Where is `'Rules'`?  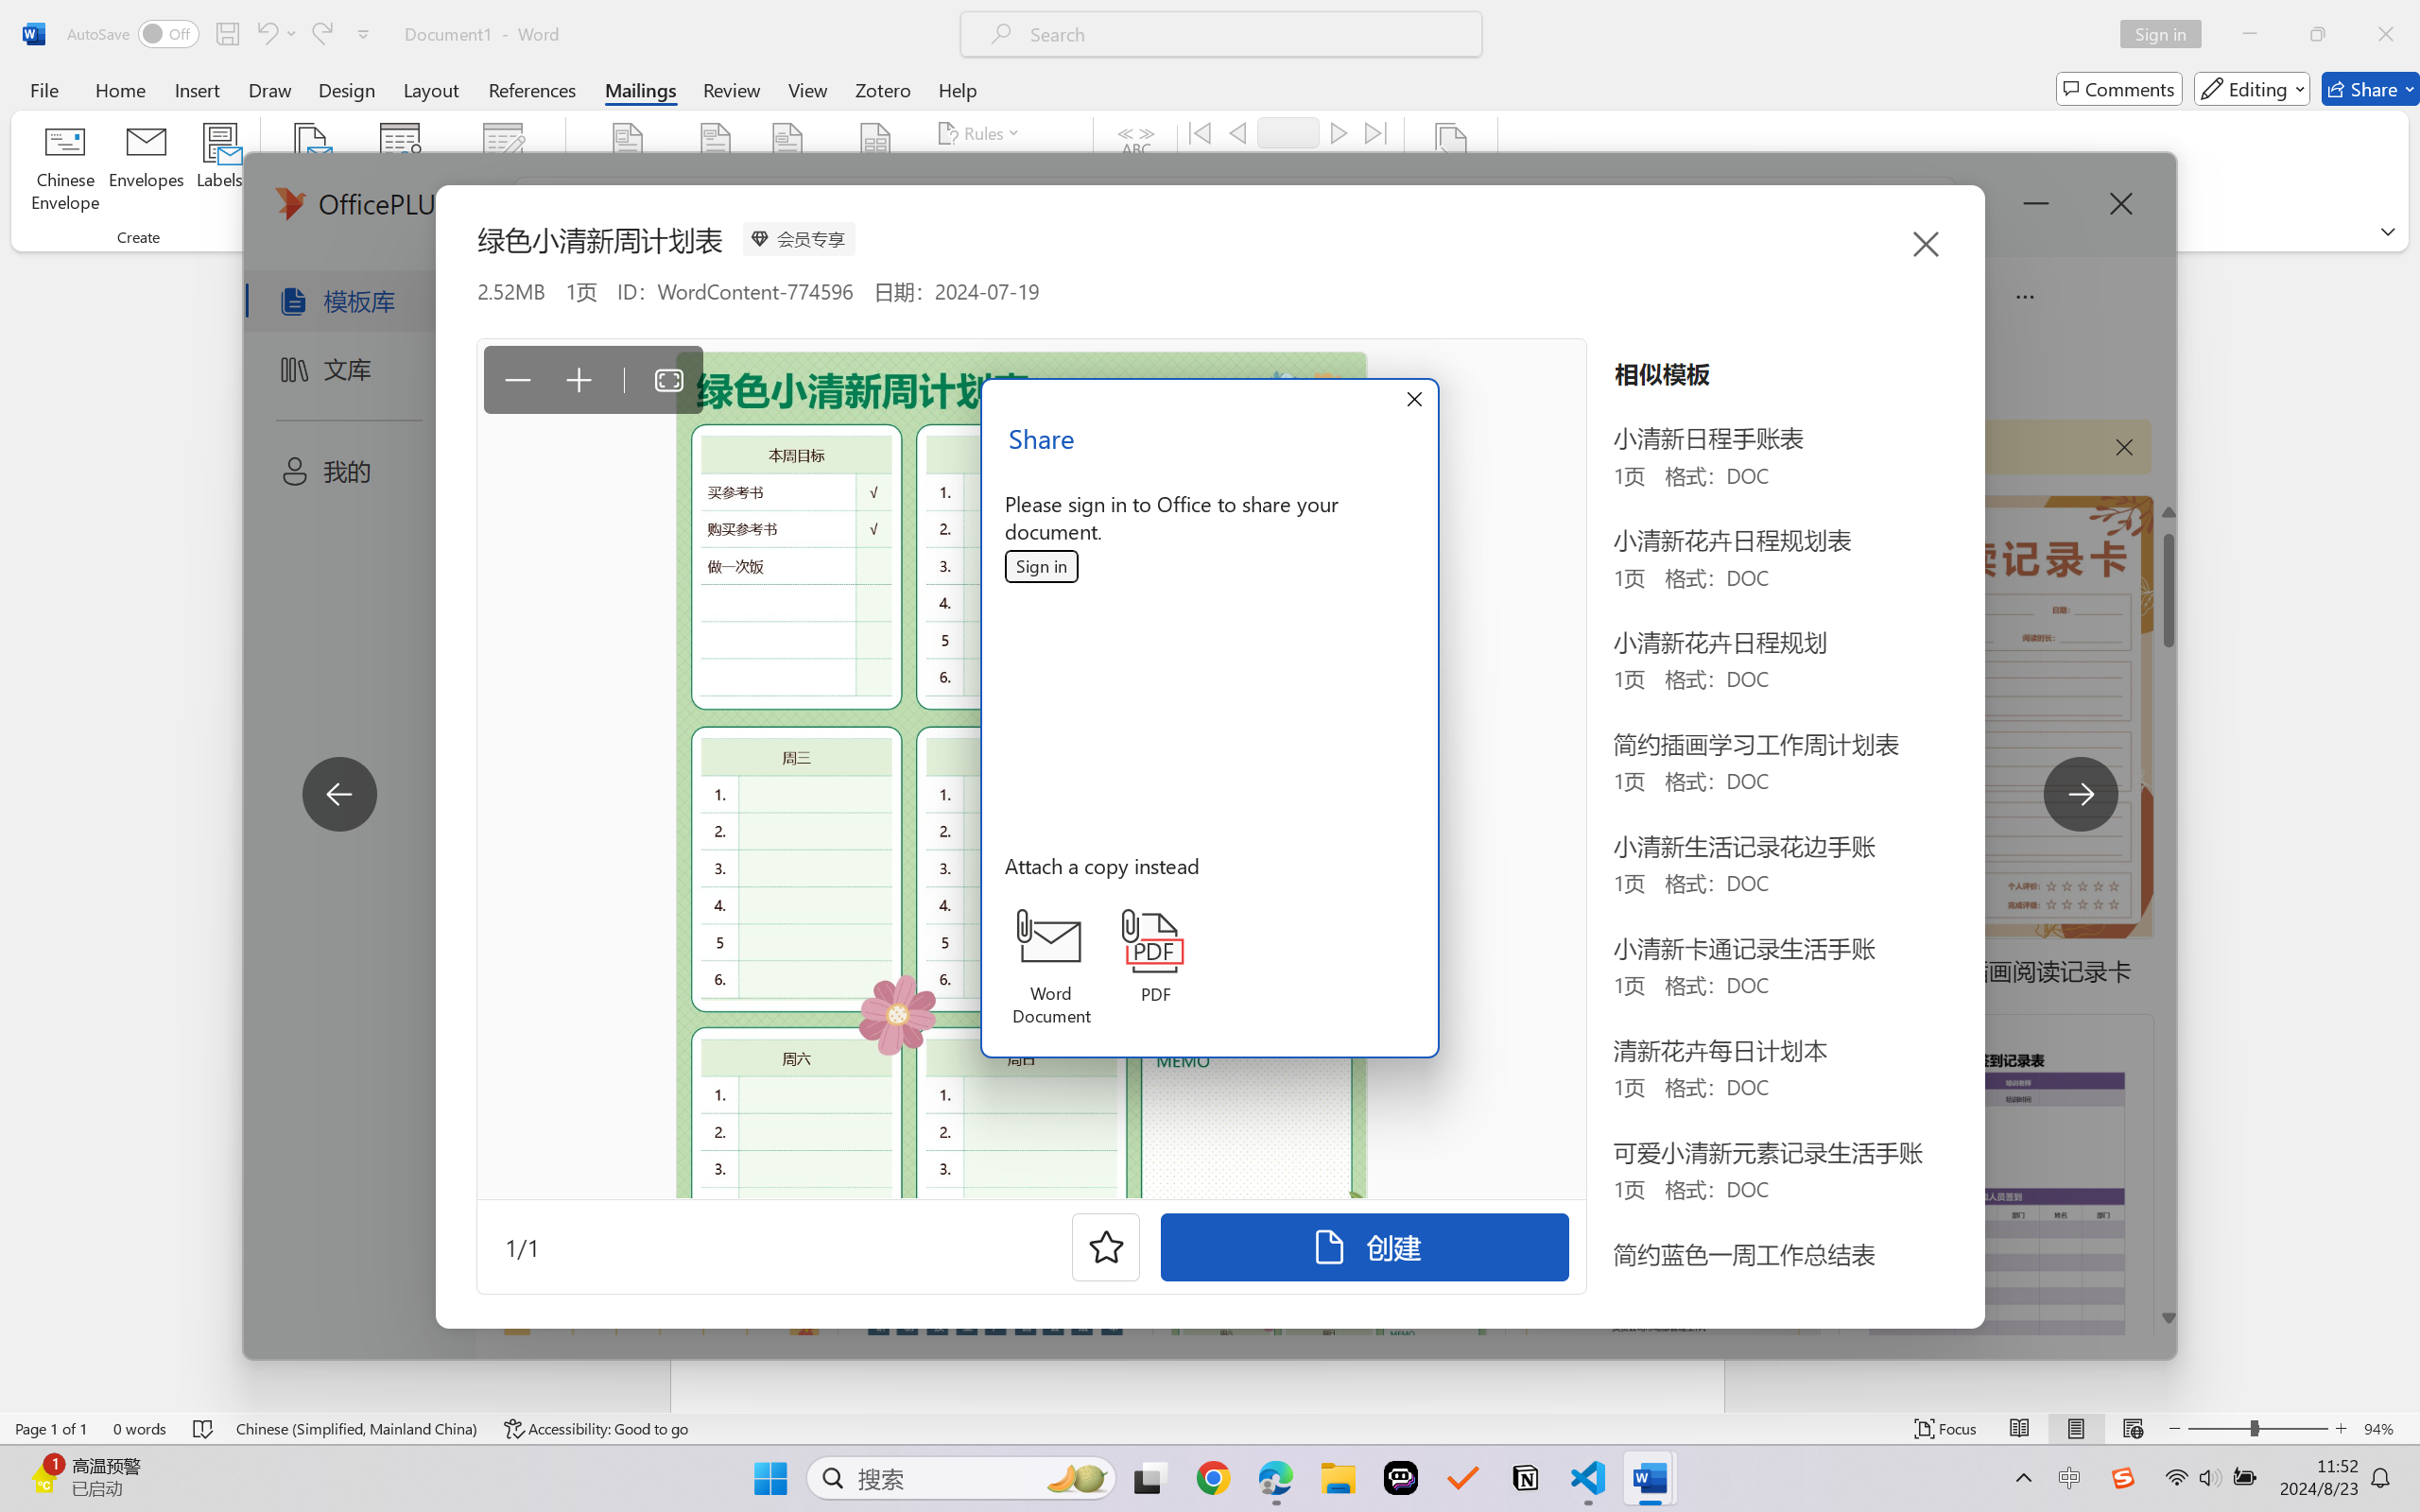
'Rules' is located at coordinates (980, 131).